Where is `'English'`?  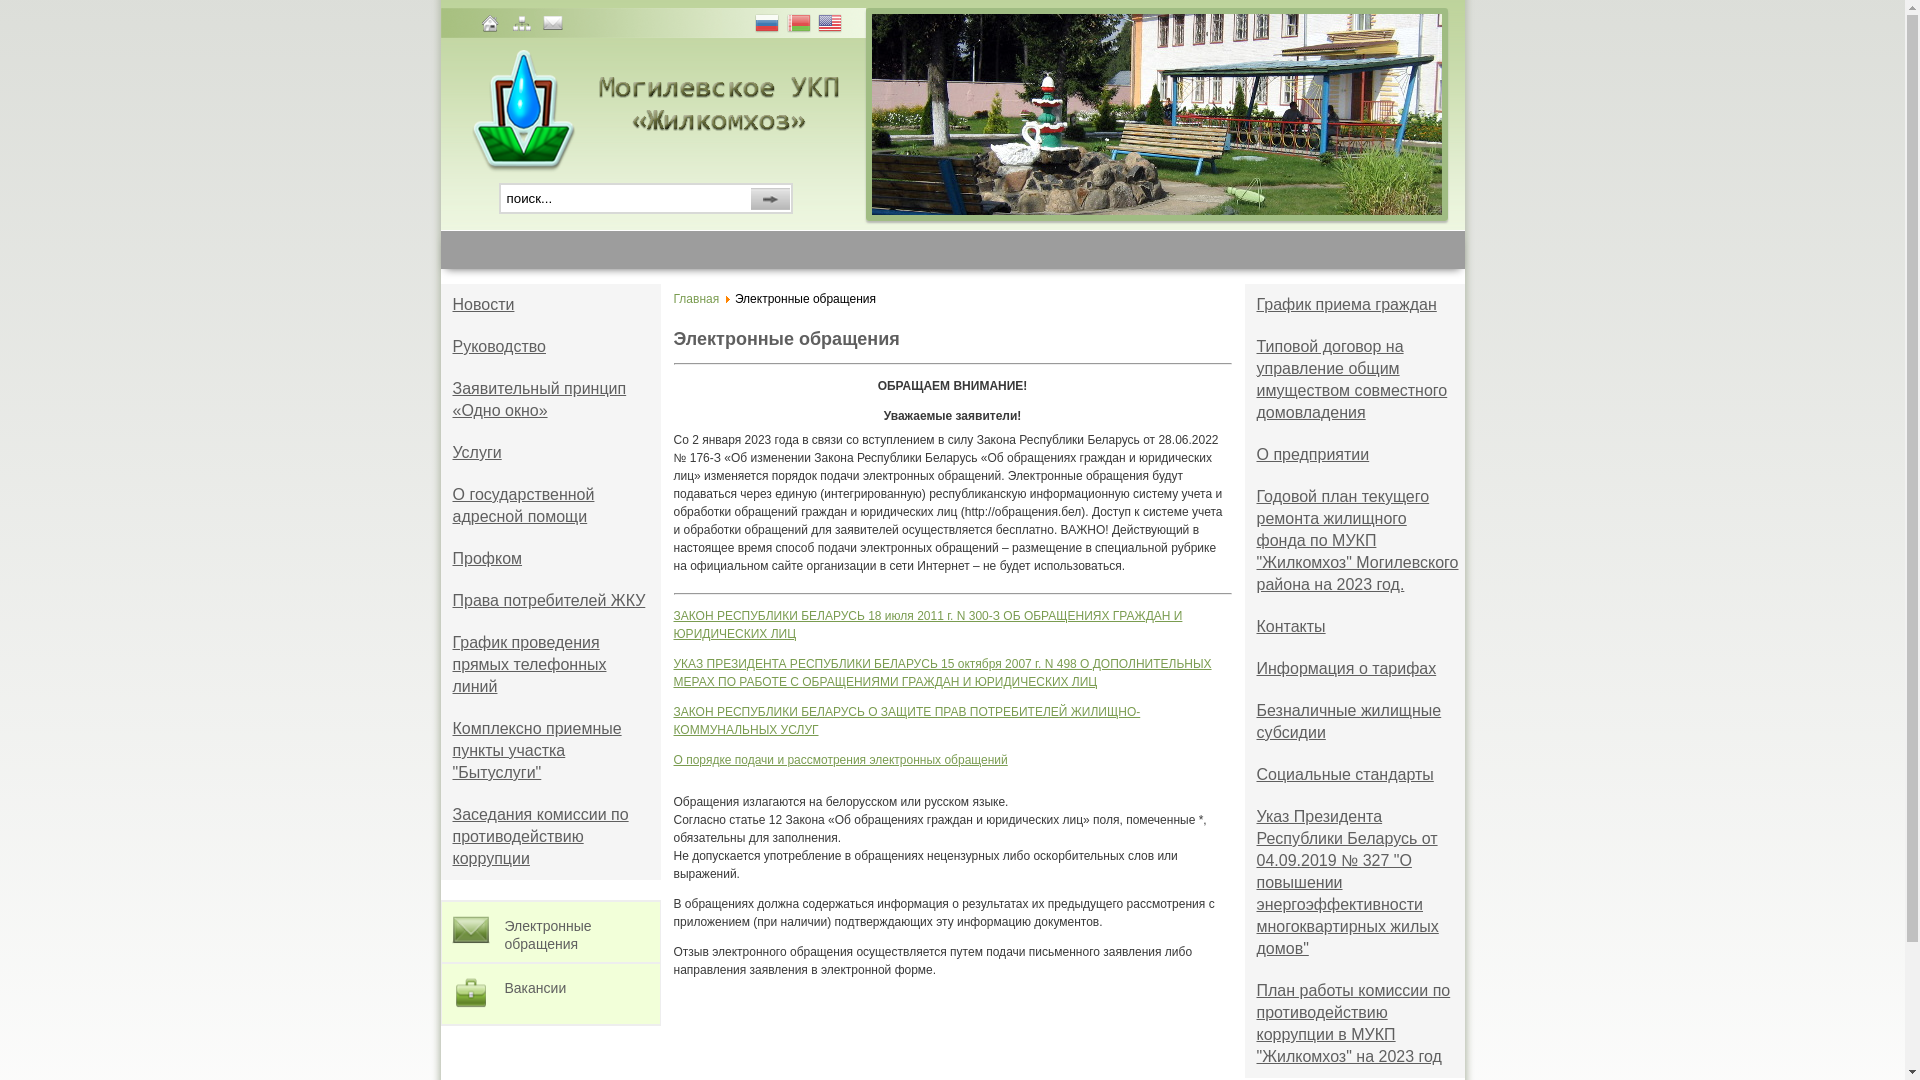 'English' is located at coordinates (831, 25).